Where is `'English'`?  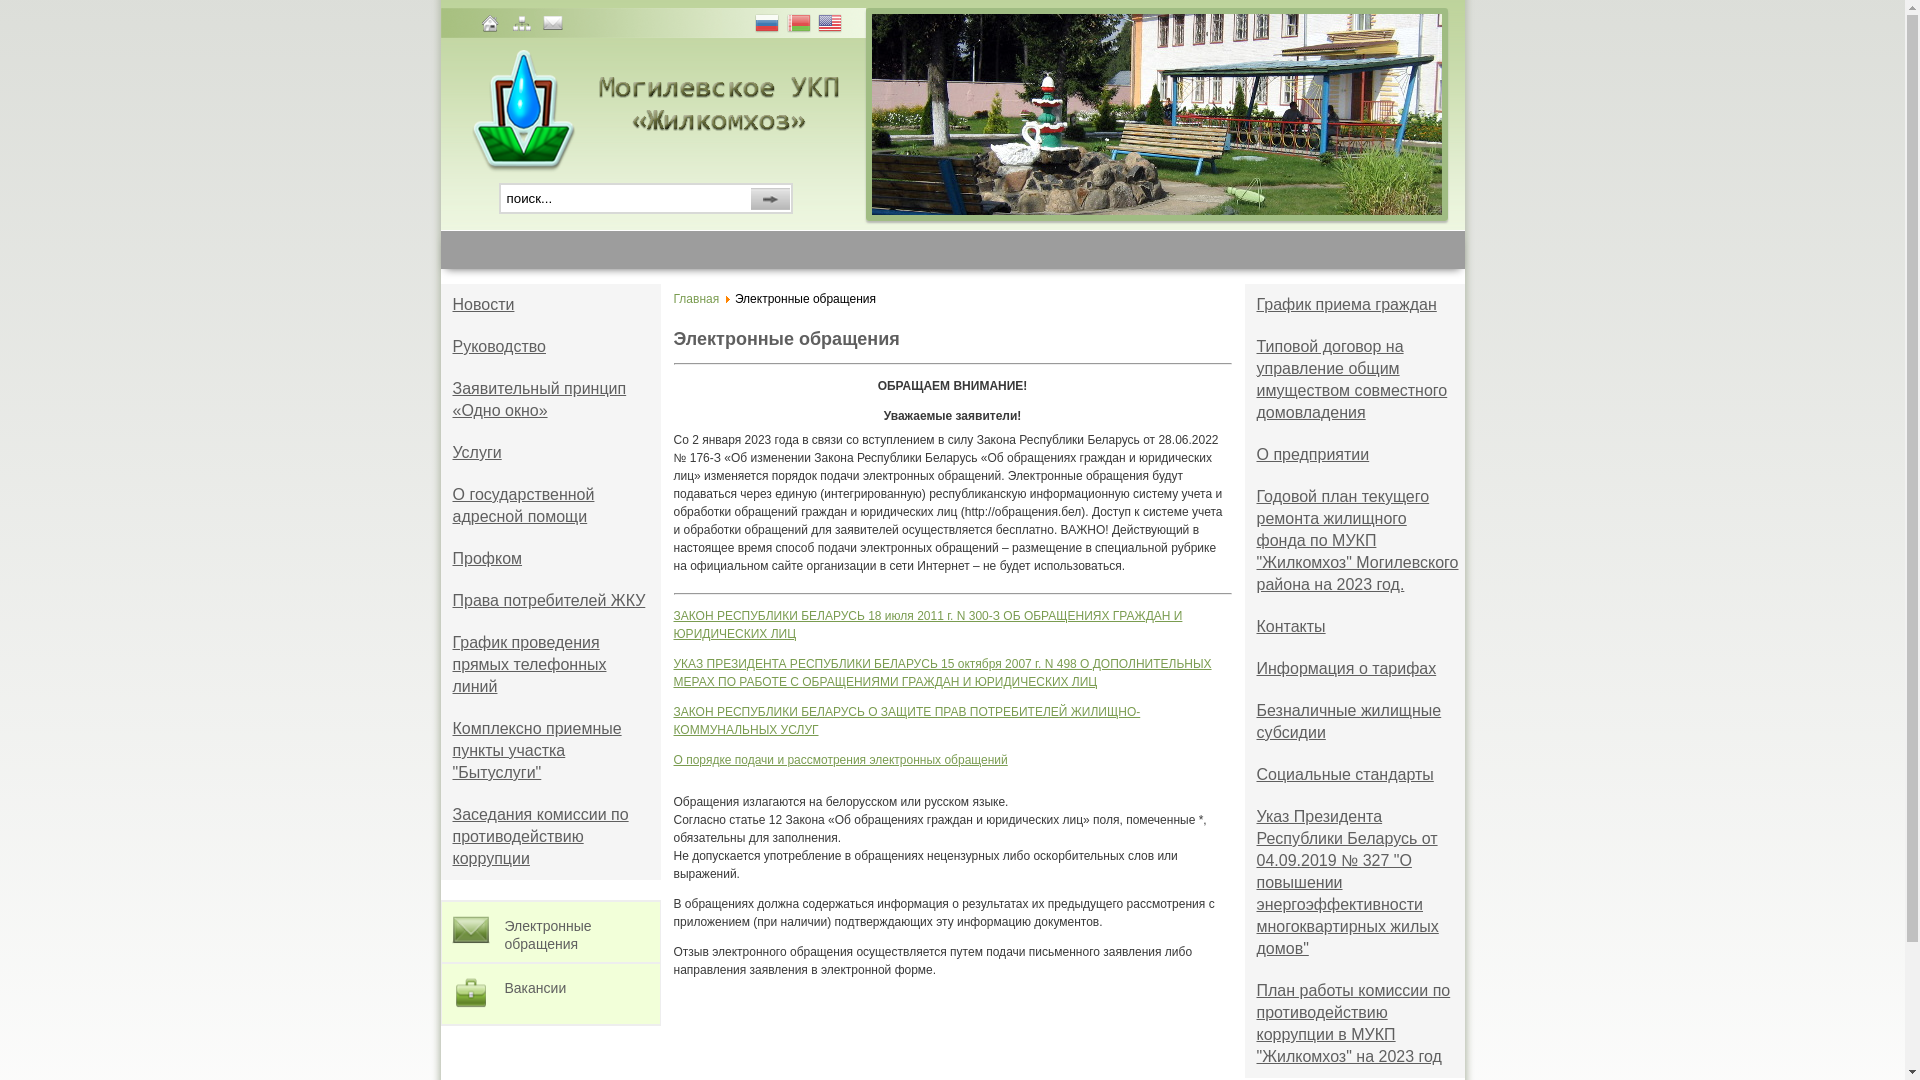 'English' is located at coordinates (831, 25).